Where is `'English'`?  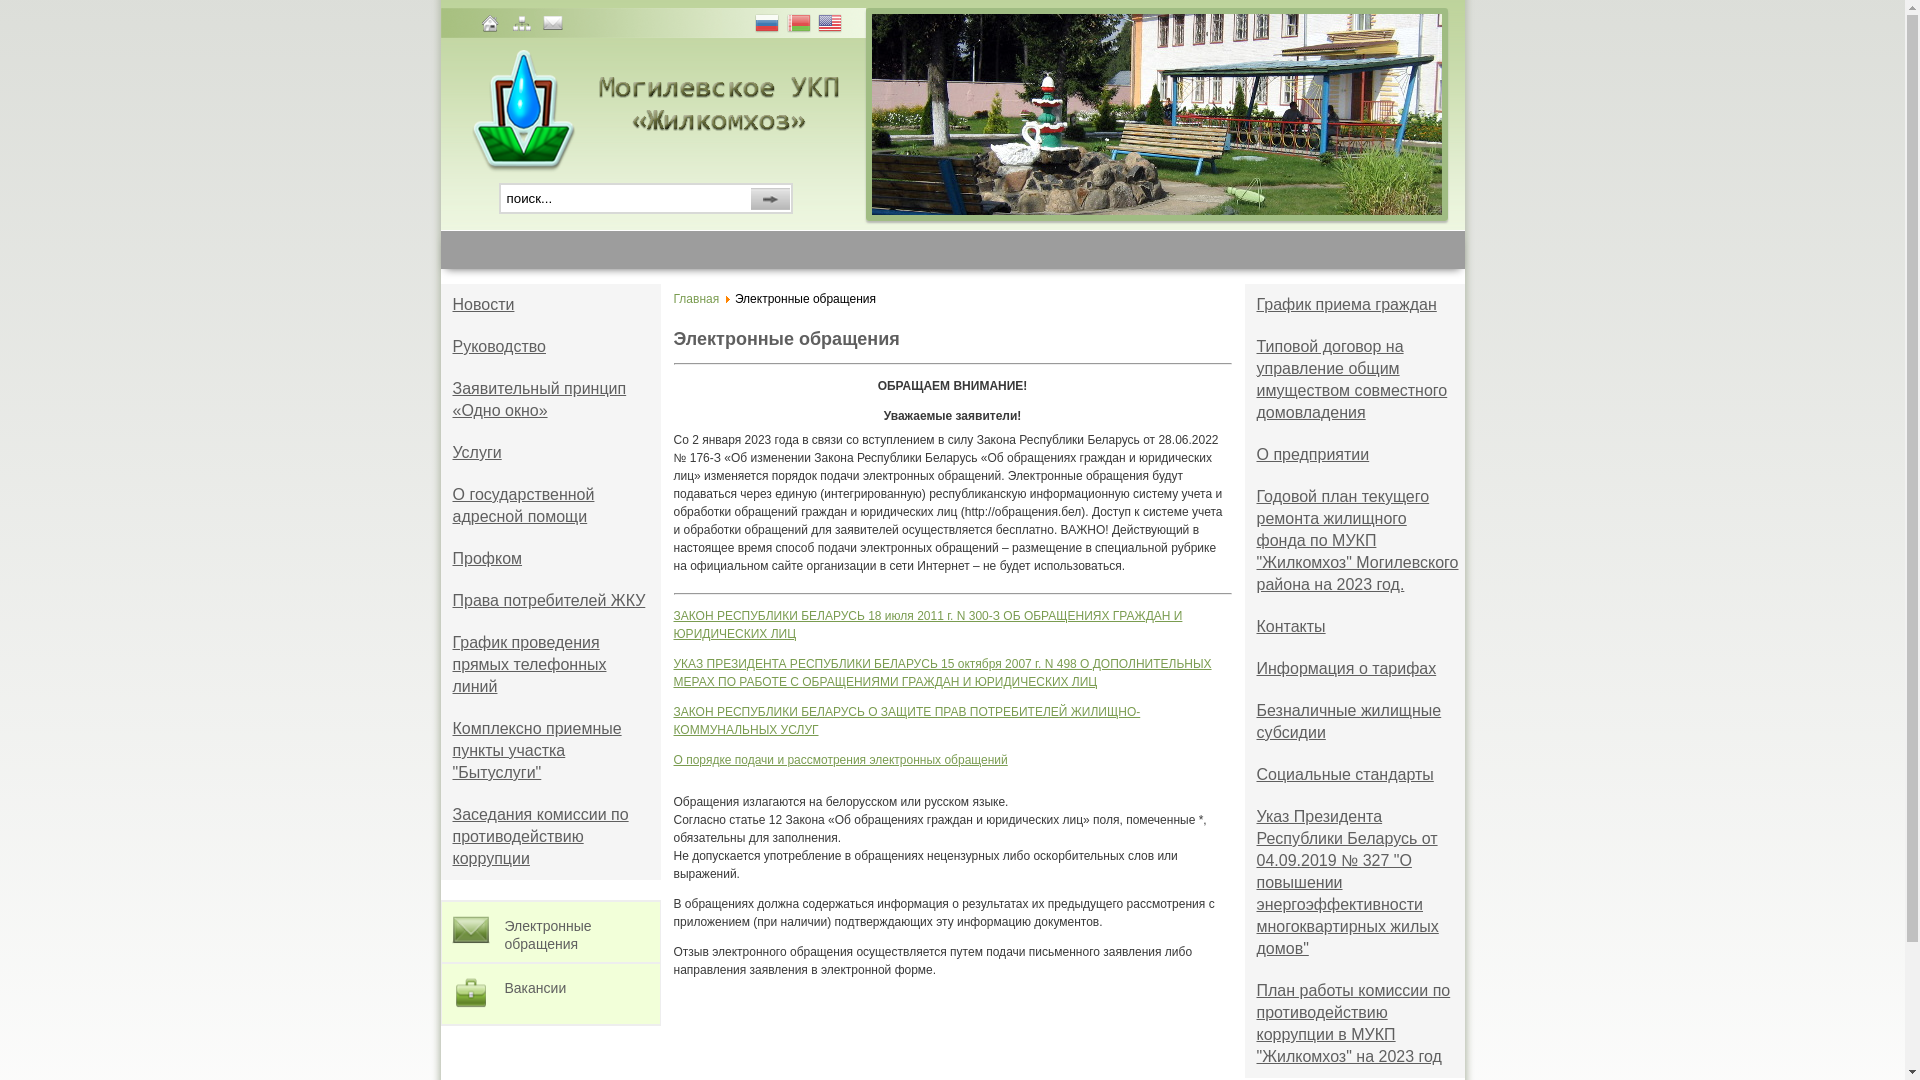 'English' is located at coordinates (831, 25).